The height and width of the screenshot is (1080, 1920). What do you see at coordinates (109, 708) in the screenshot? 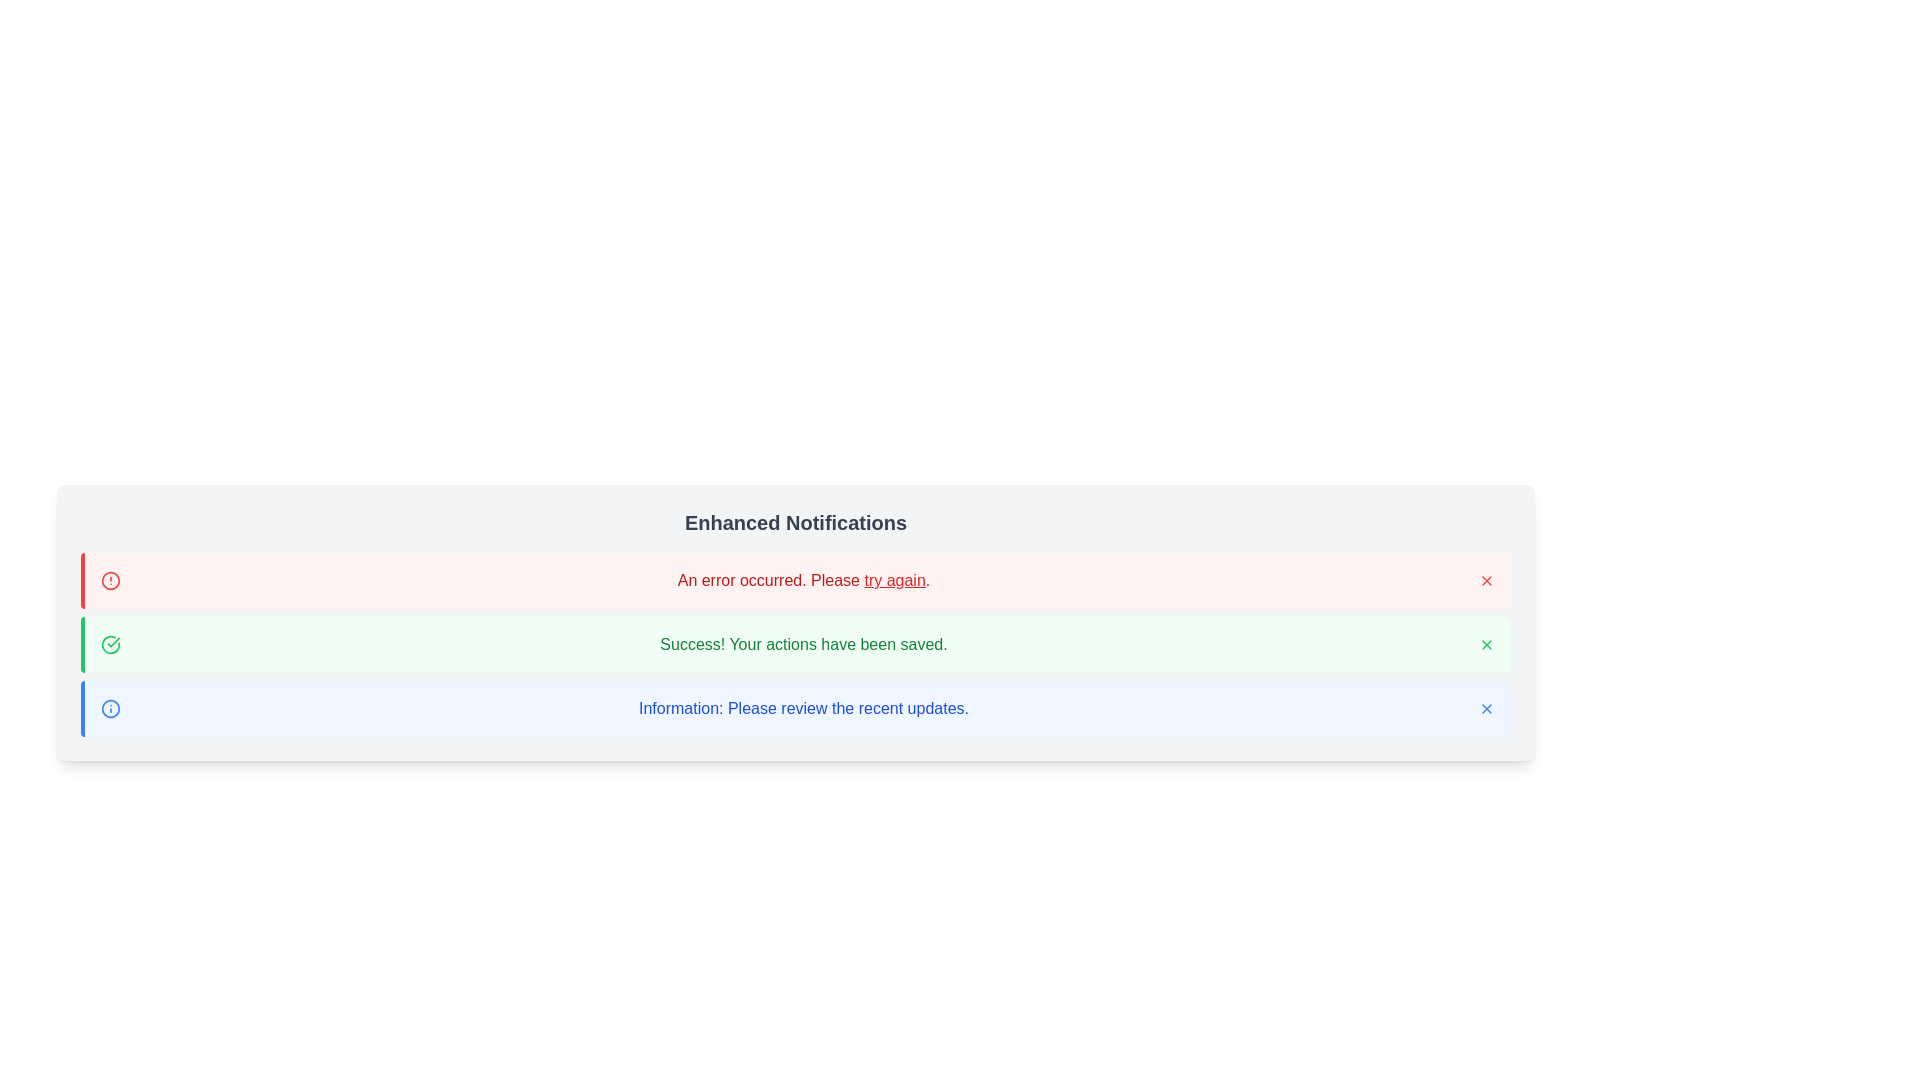
I see `the Decorative icon element within the third notification entry that has a blue background, indicating informational content` at bounding box center [109, 708].